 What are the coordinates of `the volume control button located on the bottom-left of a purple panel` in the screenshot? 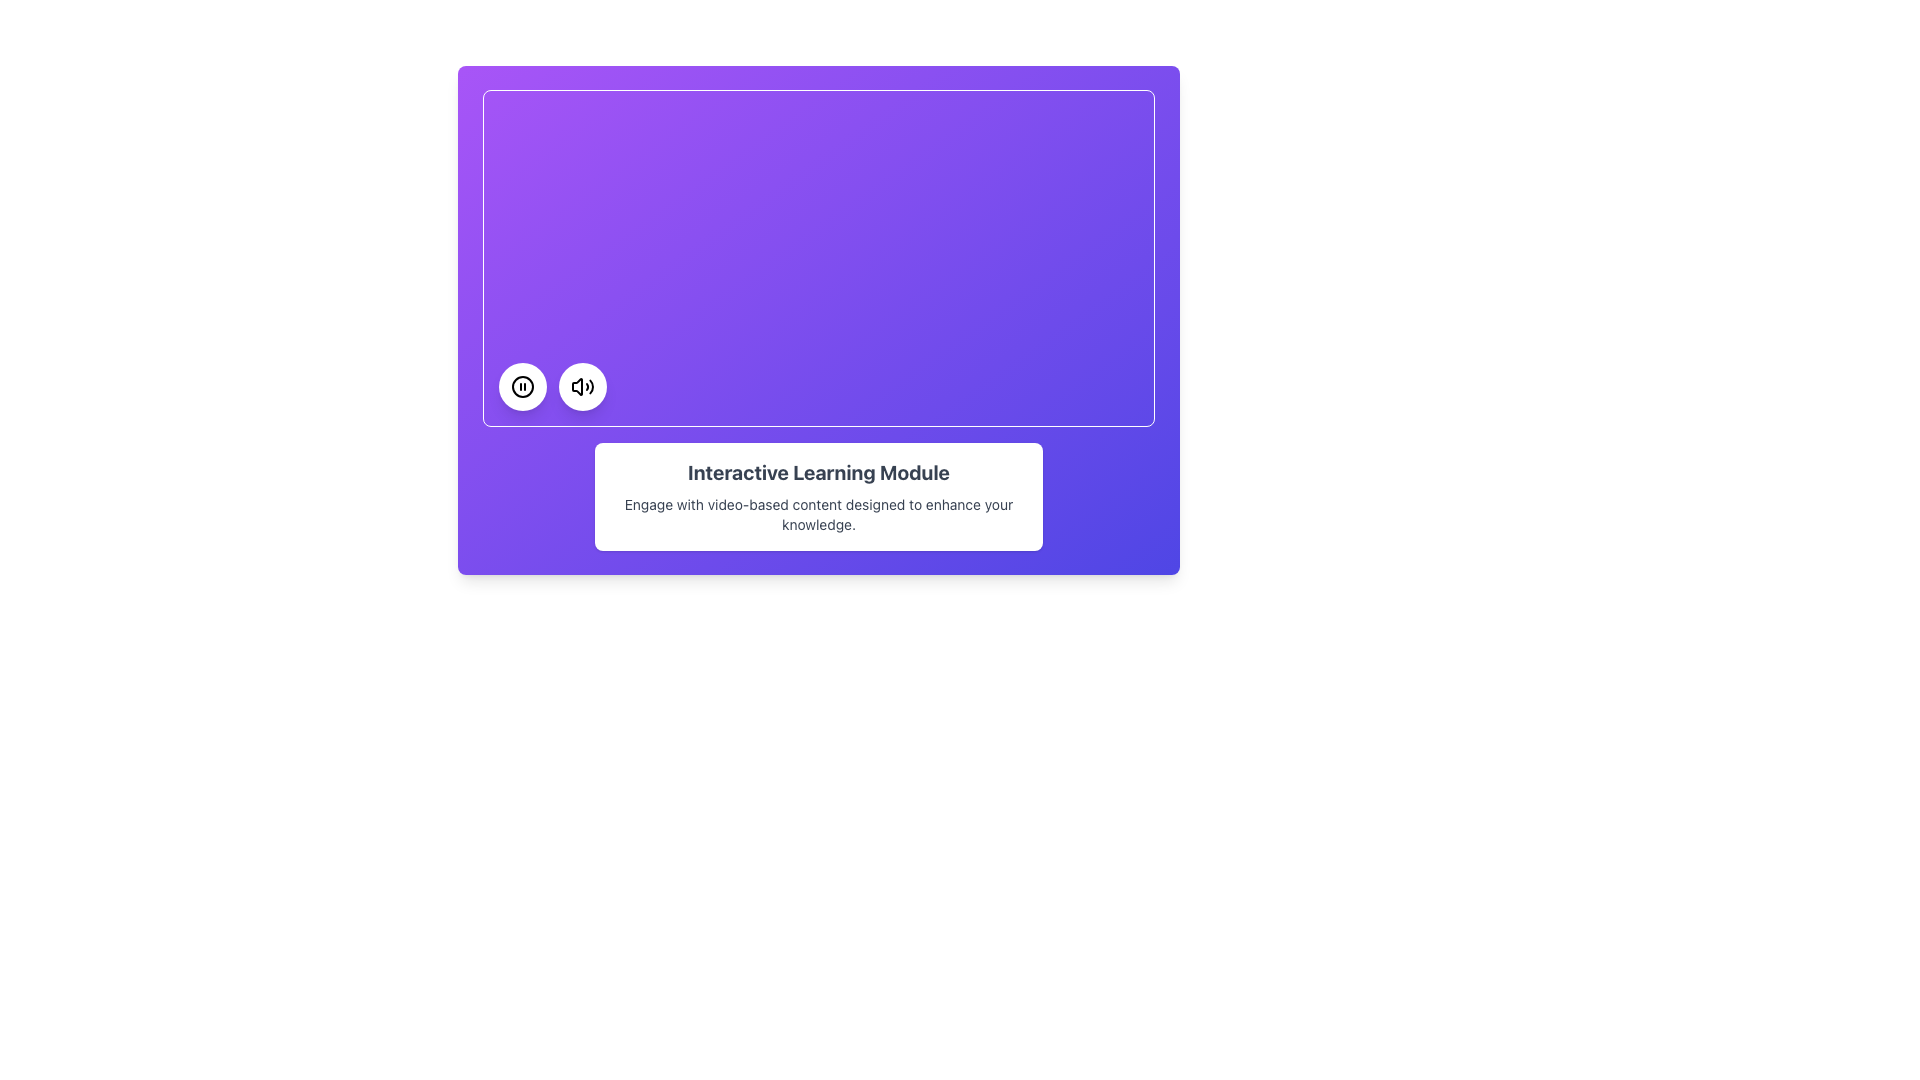 It's located at (581, 386).